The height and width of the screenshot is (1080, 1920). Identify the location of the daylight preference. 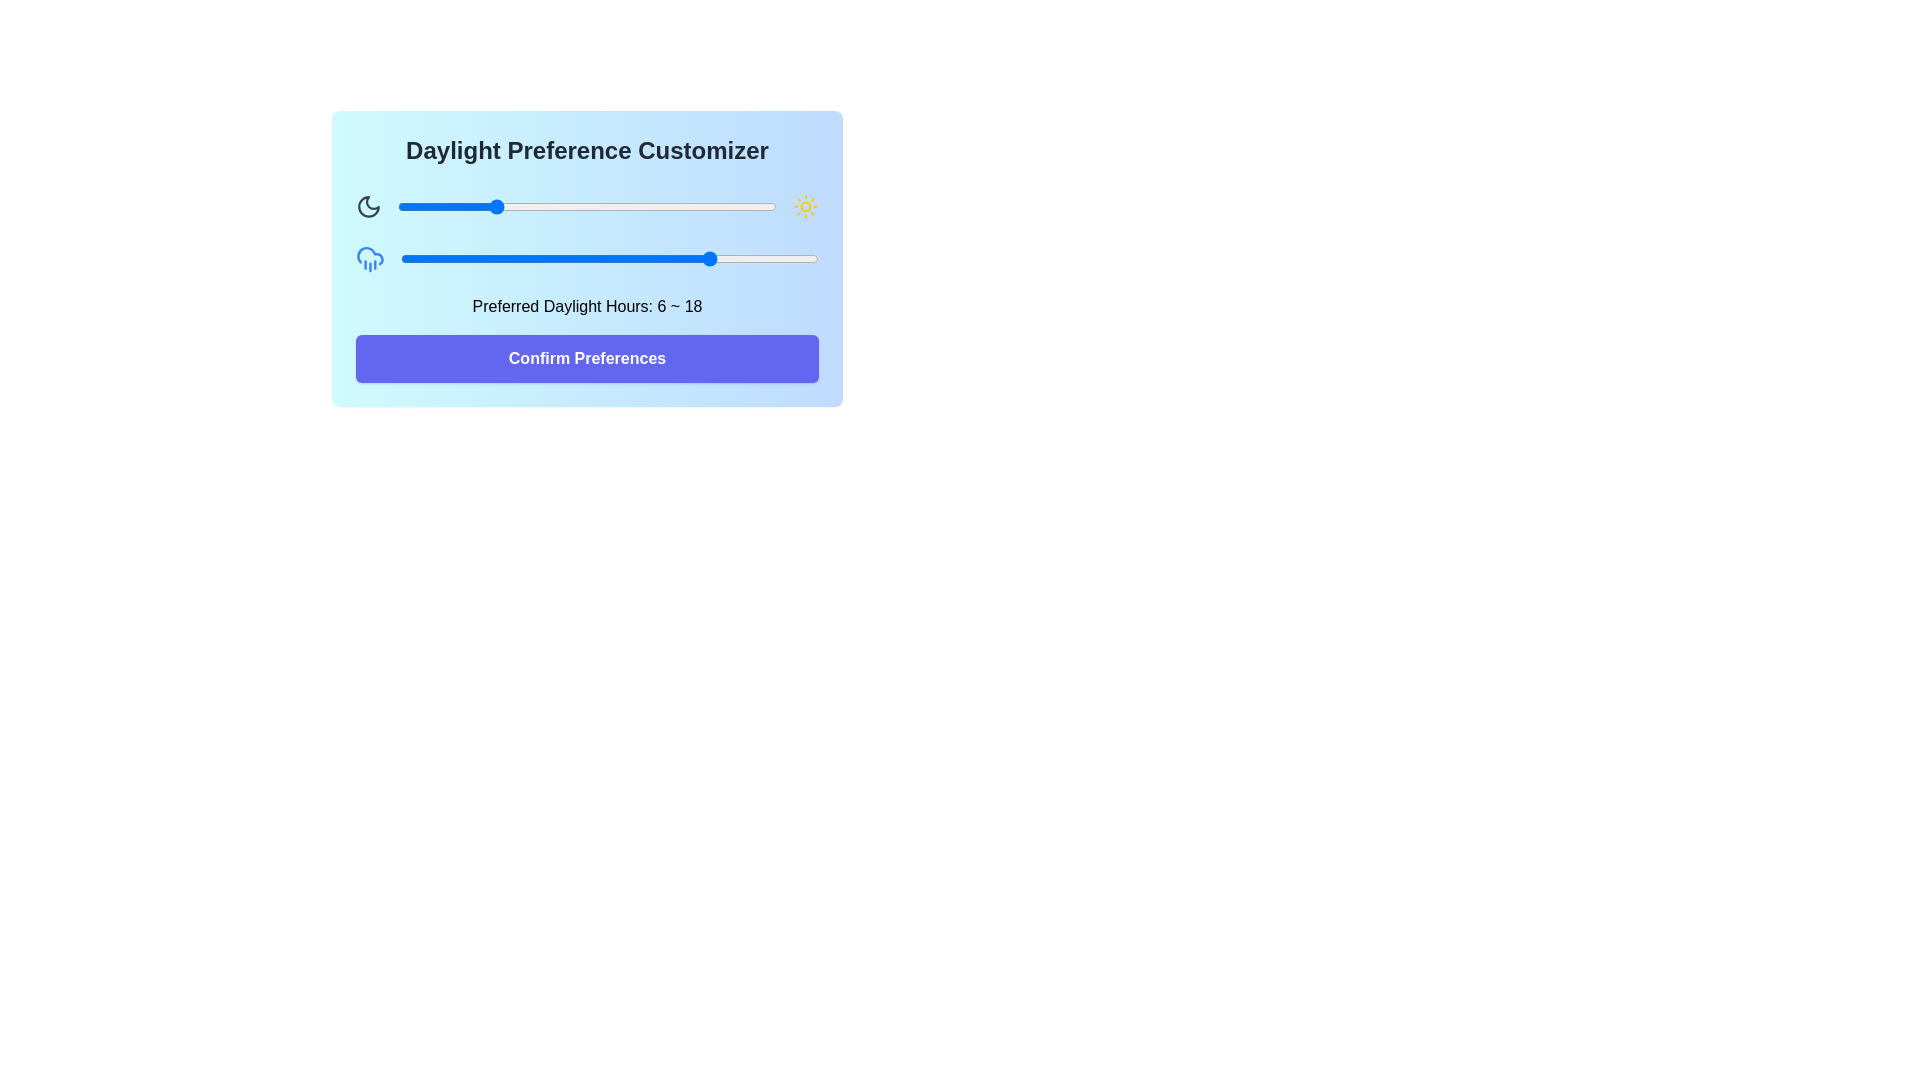
(633, 207).